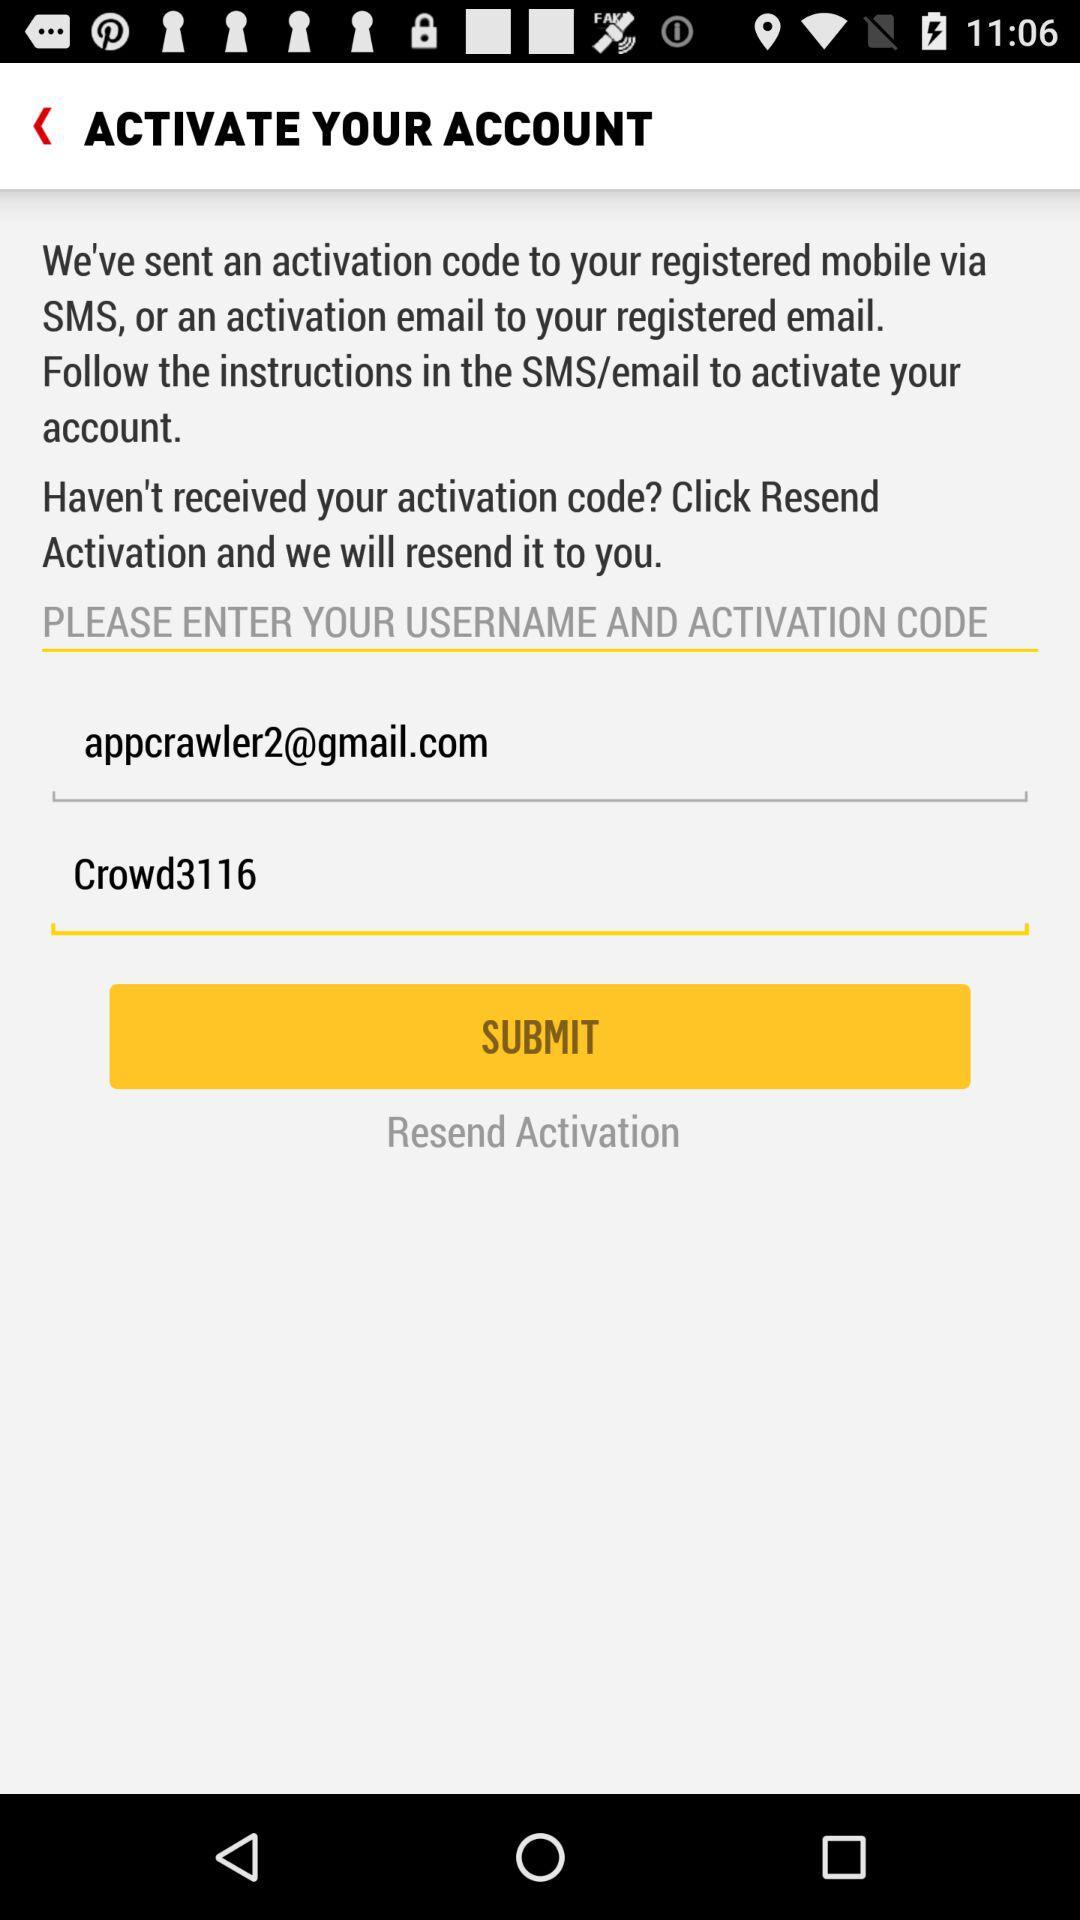 The height and width of the screenshot is (1920, 1080). I want to click on icon above the submit, so click(540, 883).